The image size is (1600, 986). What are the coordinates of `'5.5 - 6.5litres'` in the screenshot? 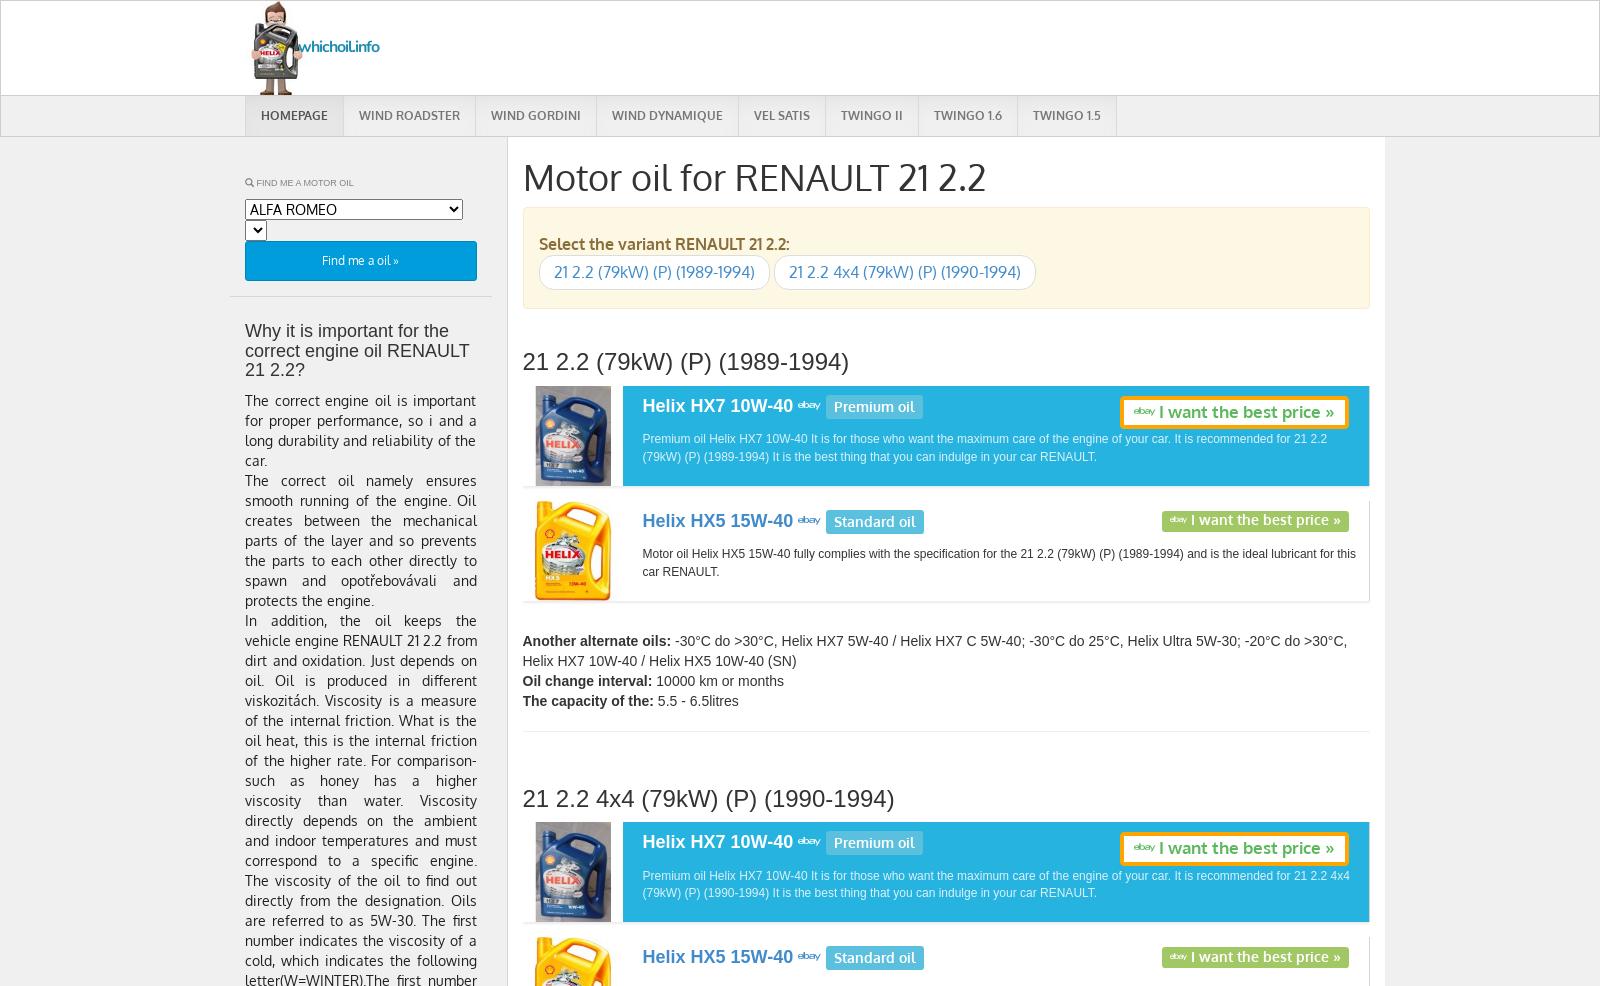 It's located at (695, 698).